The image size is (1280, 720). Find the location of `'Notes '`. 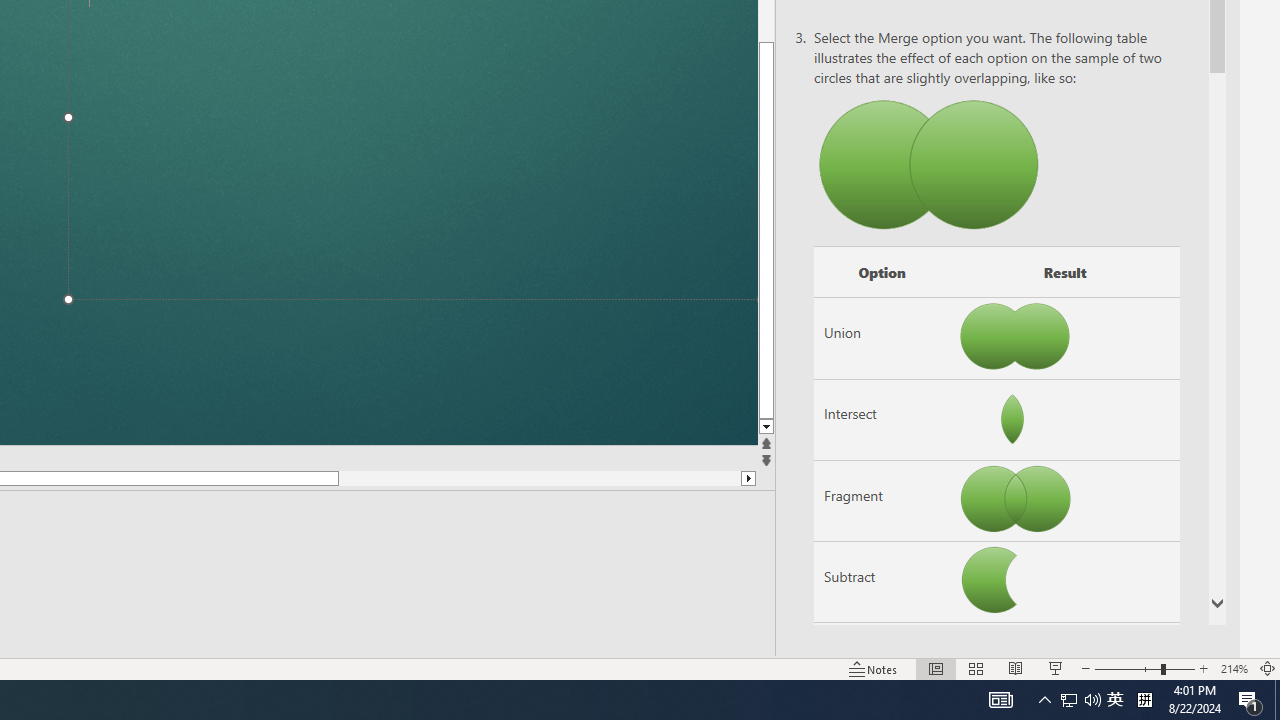

'Notes ' is located at coordinates (874, 669).